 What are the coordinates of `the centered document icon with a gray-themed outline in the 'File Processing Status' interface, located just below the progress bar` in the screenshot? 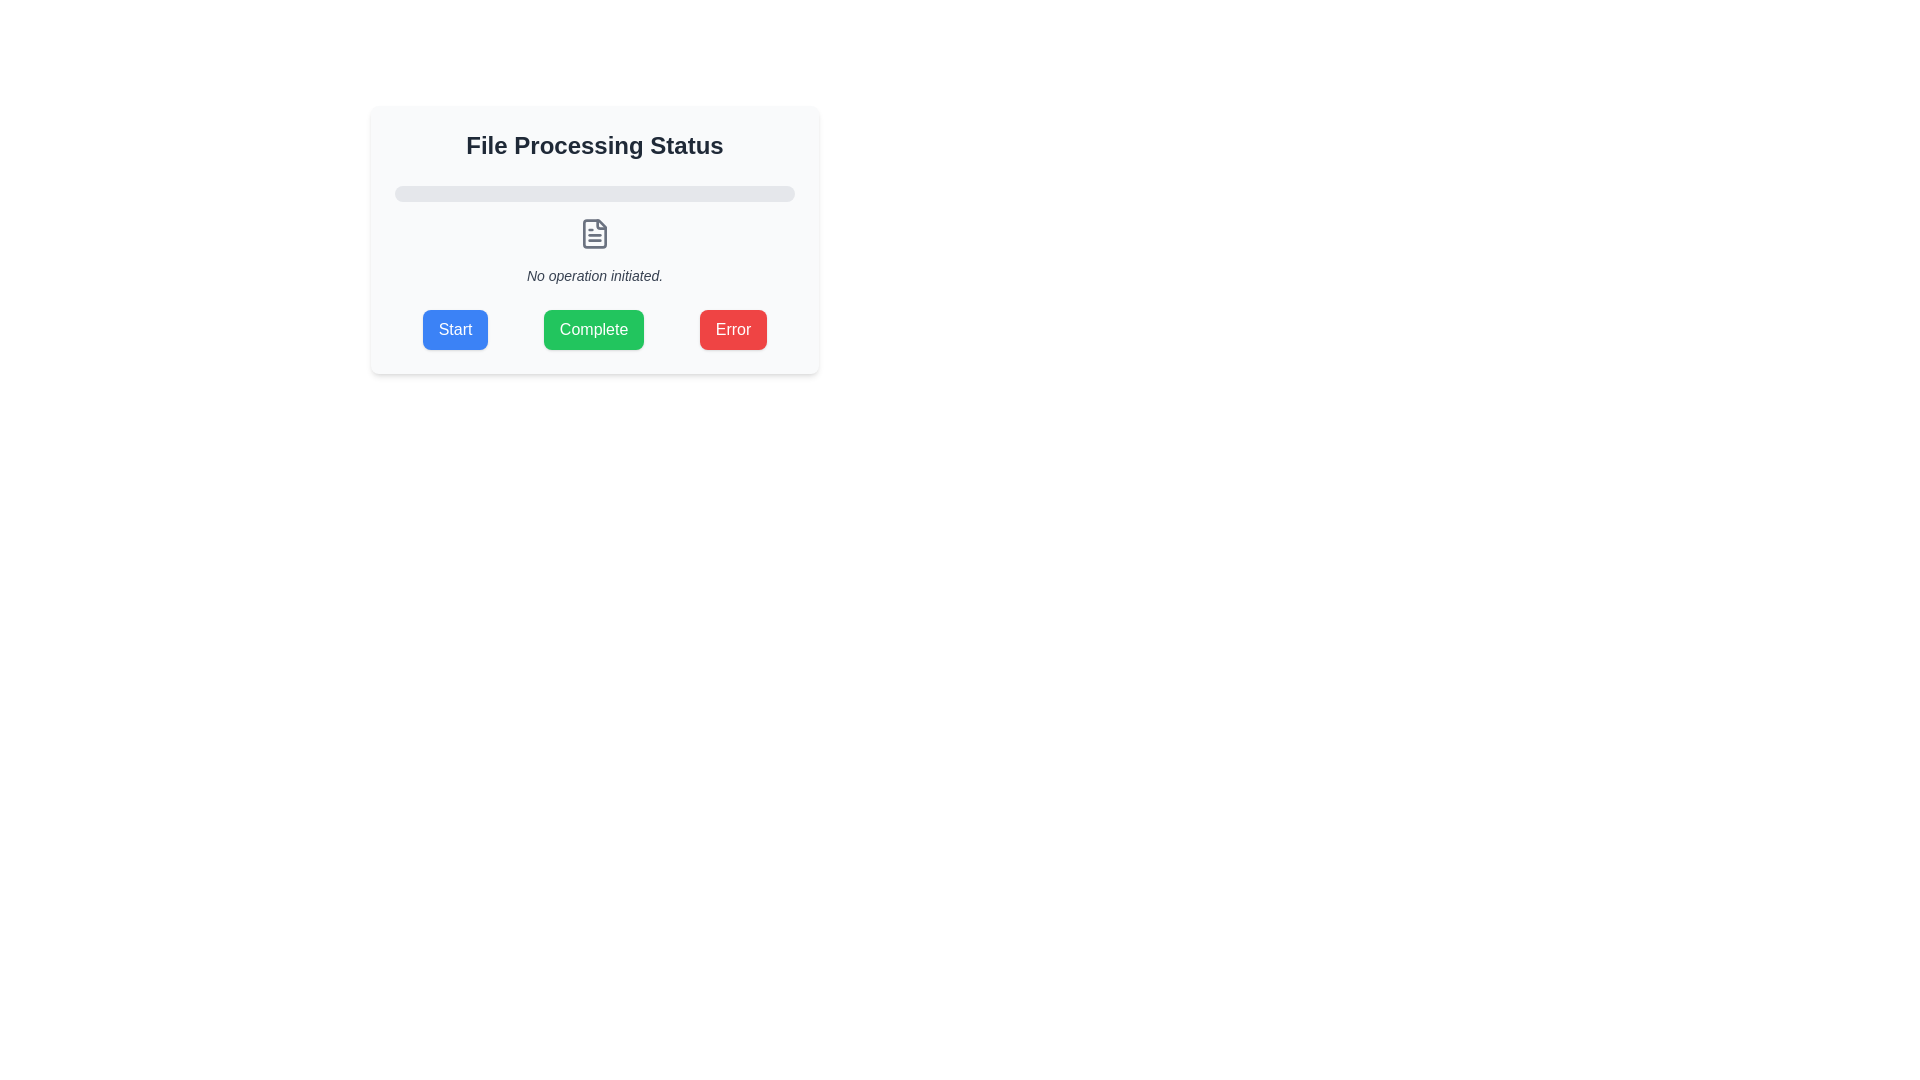 It's located at (594, 233).